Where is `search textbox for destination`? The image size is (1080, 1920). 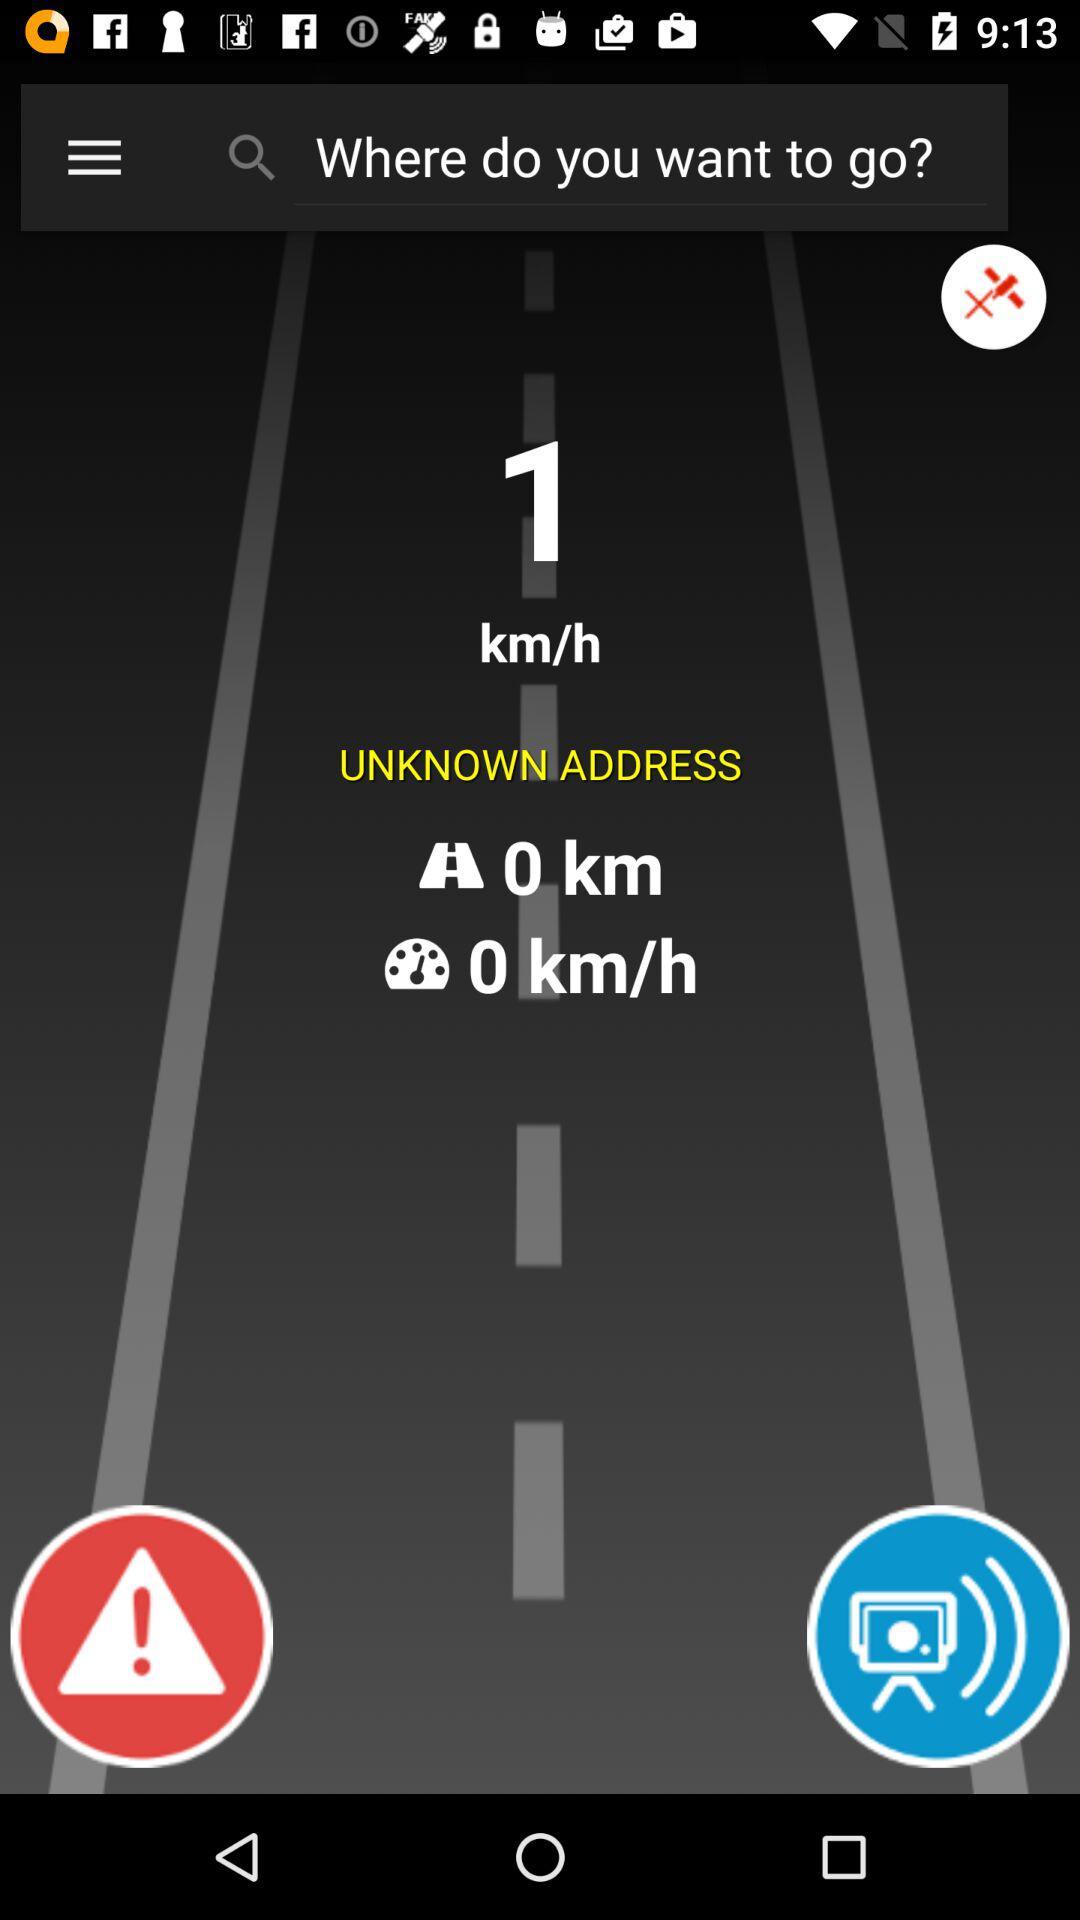
search textbox for destination is located at coordinates (640, 155).